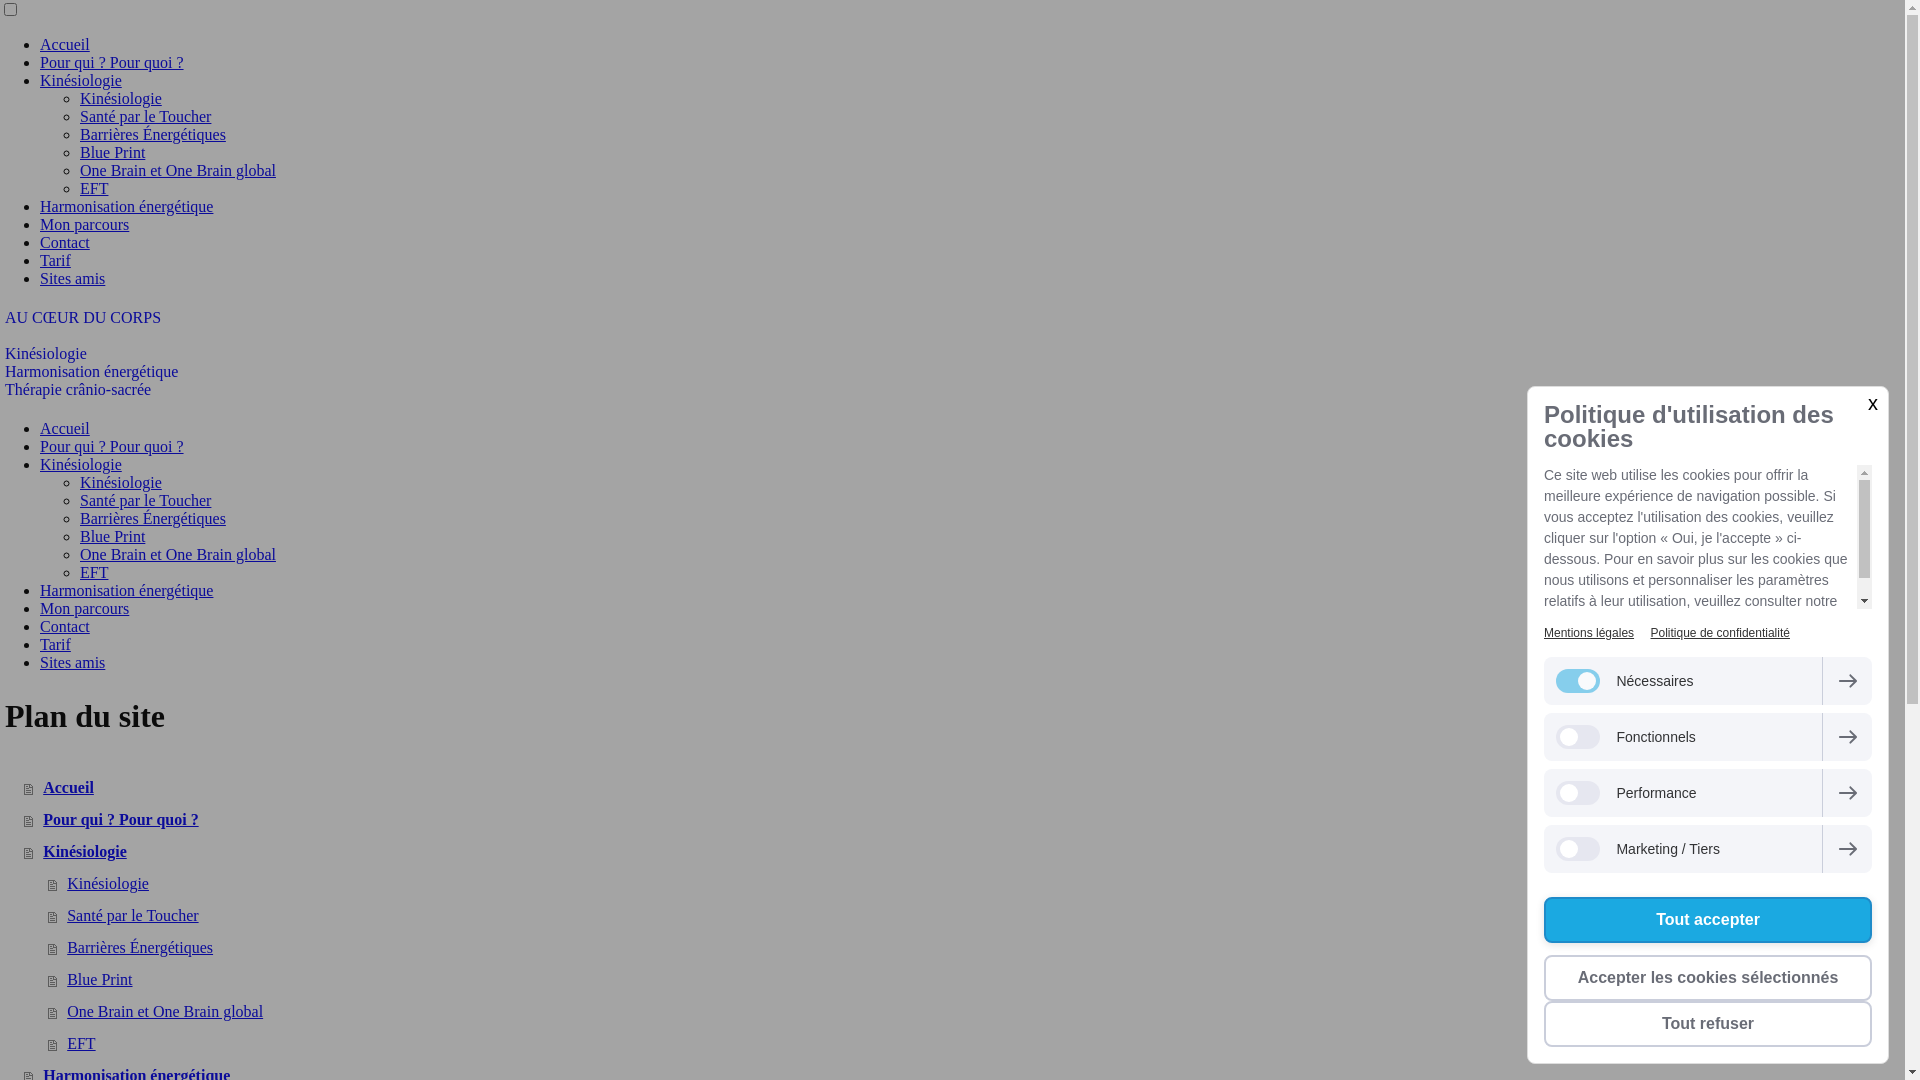 This screenshot has width=1920, height=1080. Describe the element at coordinates (39, 44) in the screenshot. I see `'Accueil'` at that location.